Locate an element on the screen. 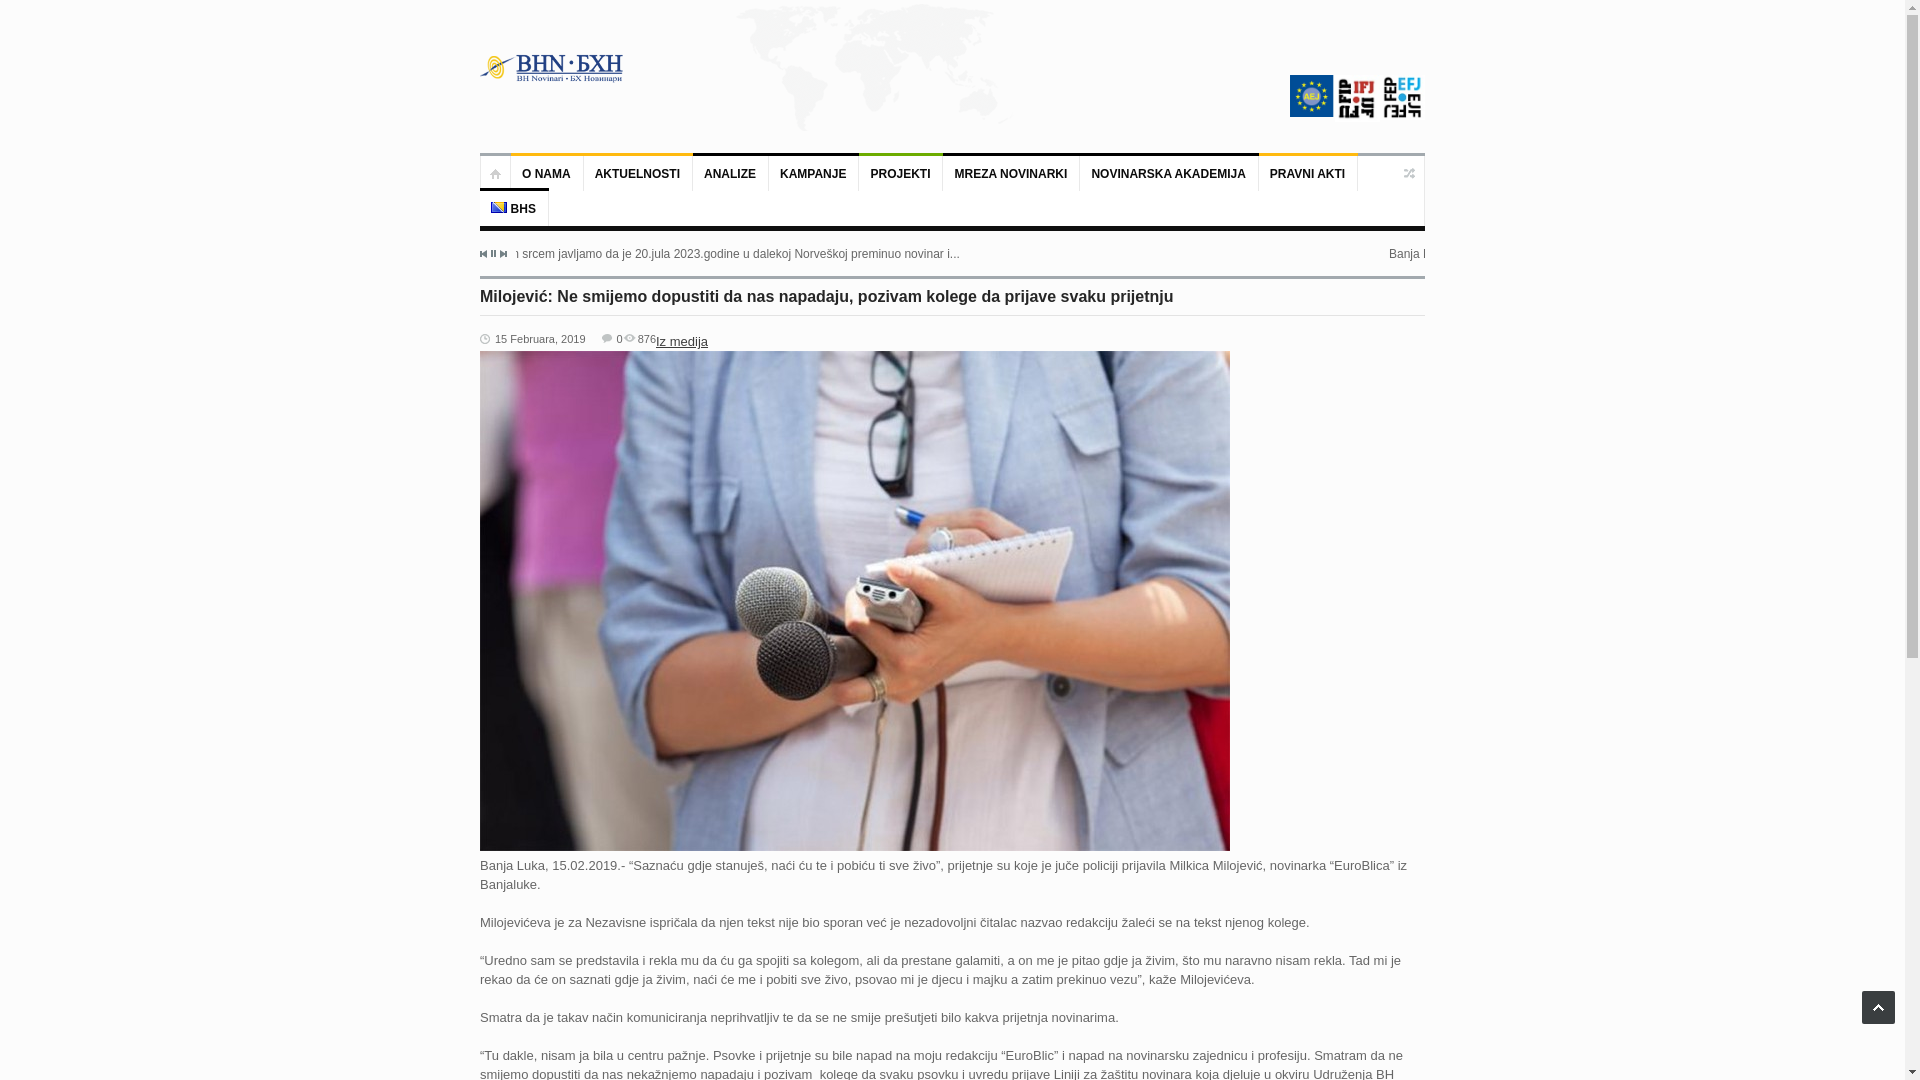 The height and width of the screenshot is (1080, 1920). 'MREZA NOVINARKI' is located at coordinates (1011, 172).